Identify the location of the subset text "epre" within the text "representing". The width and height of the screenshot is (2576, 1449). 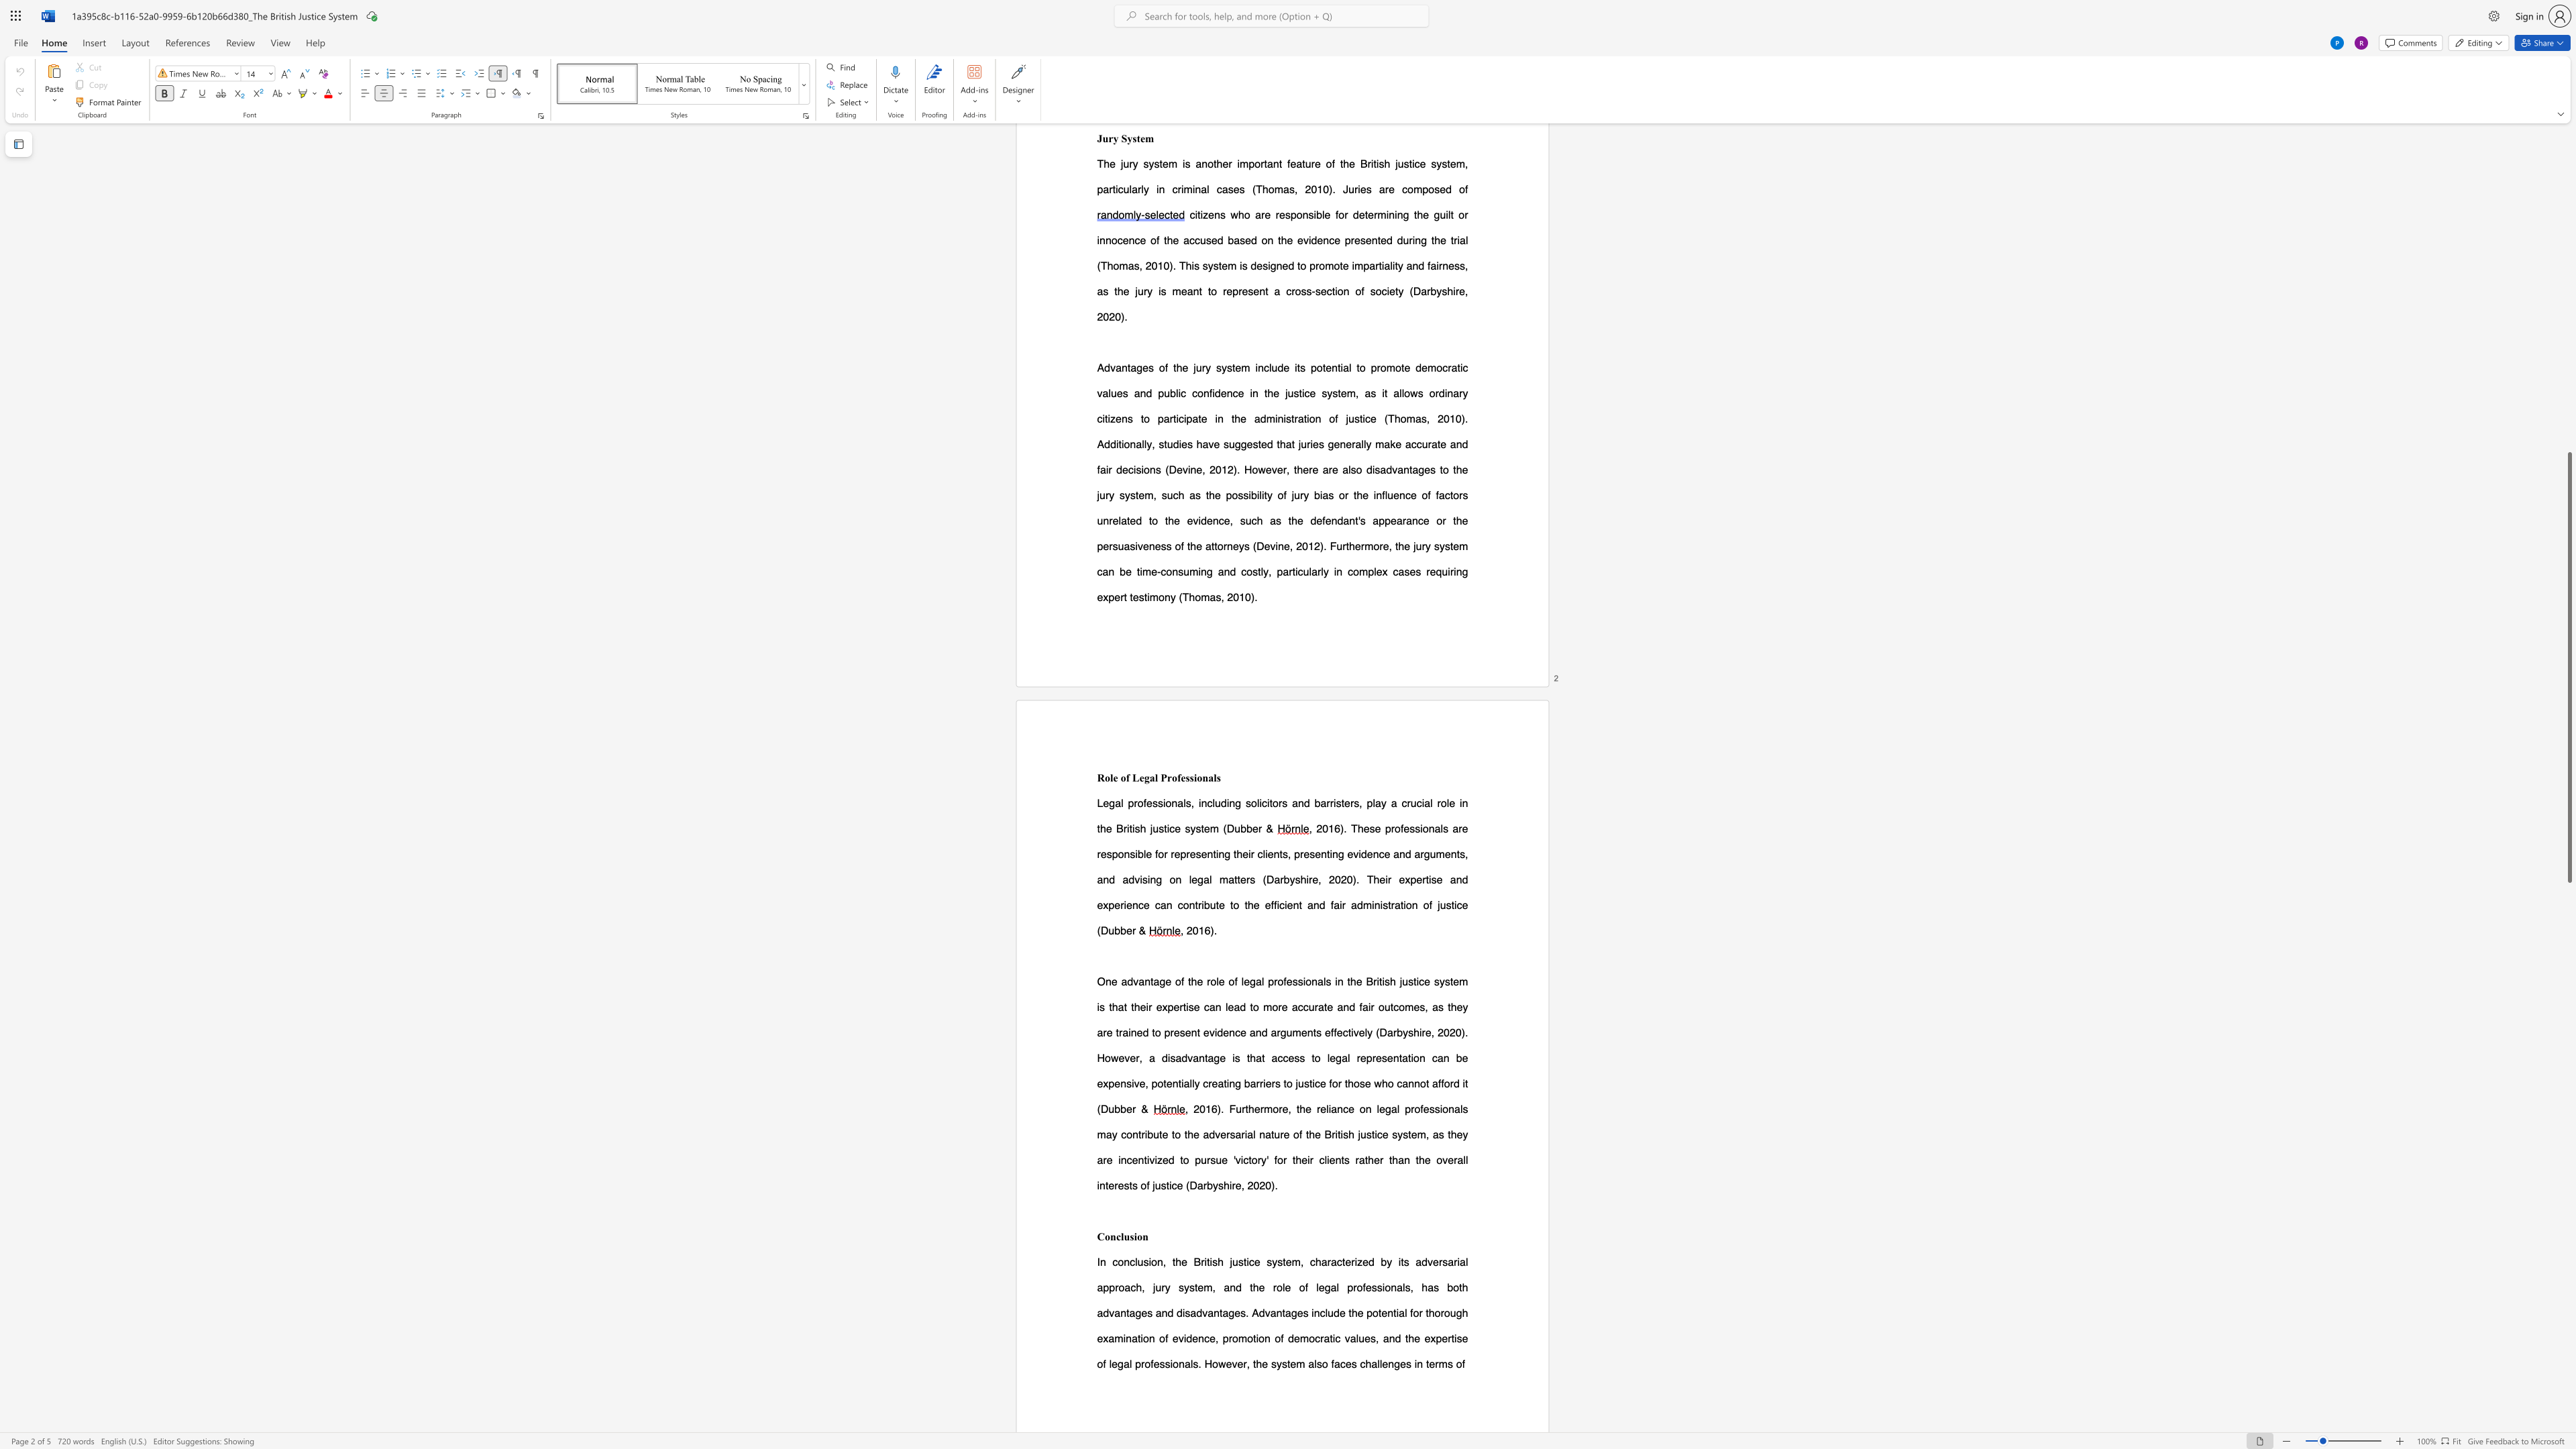
(1173, 854).